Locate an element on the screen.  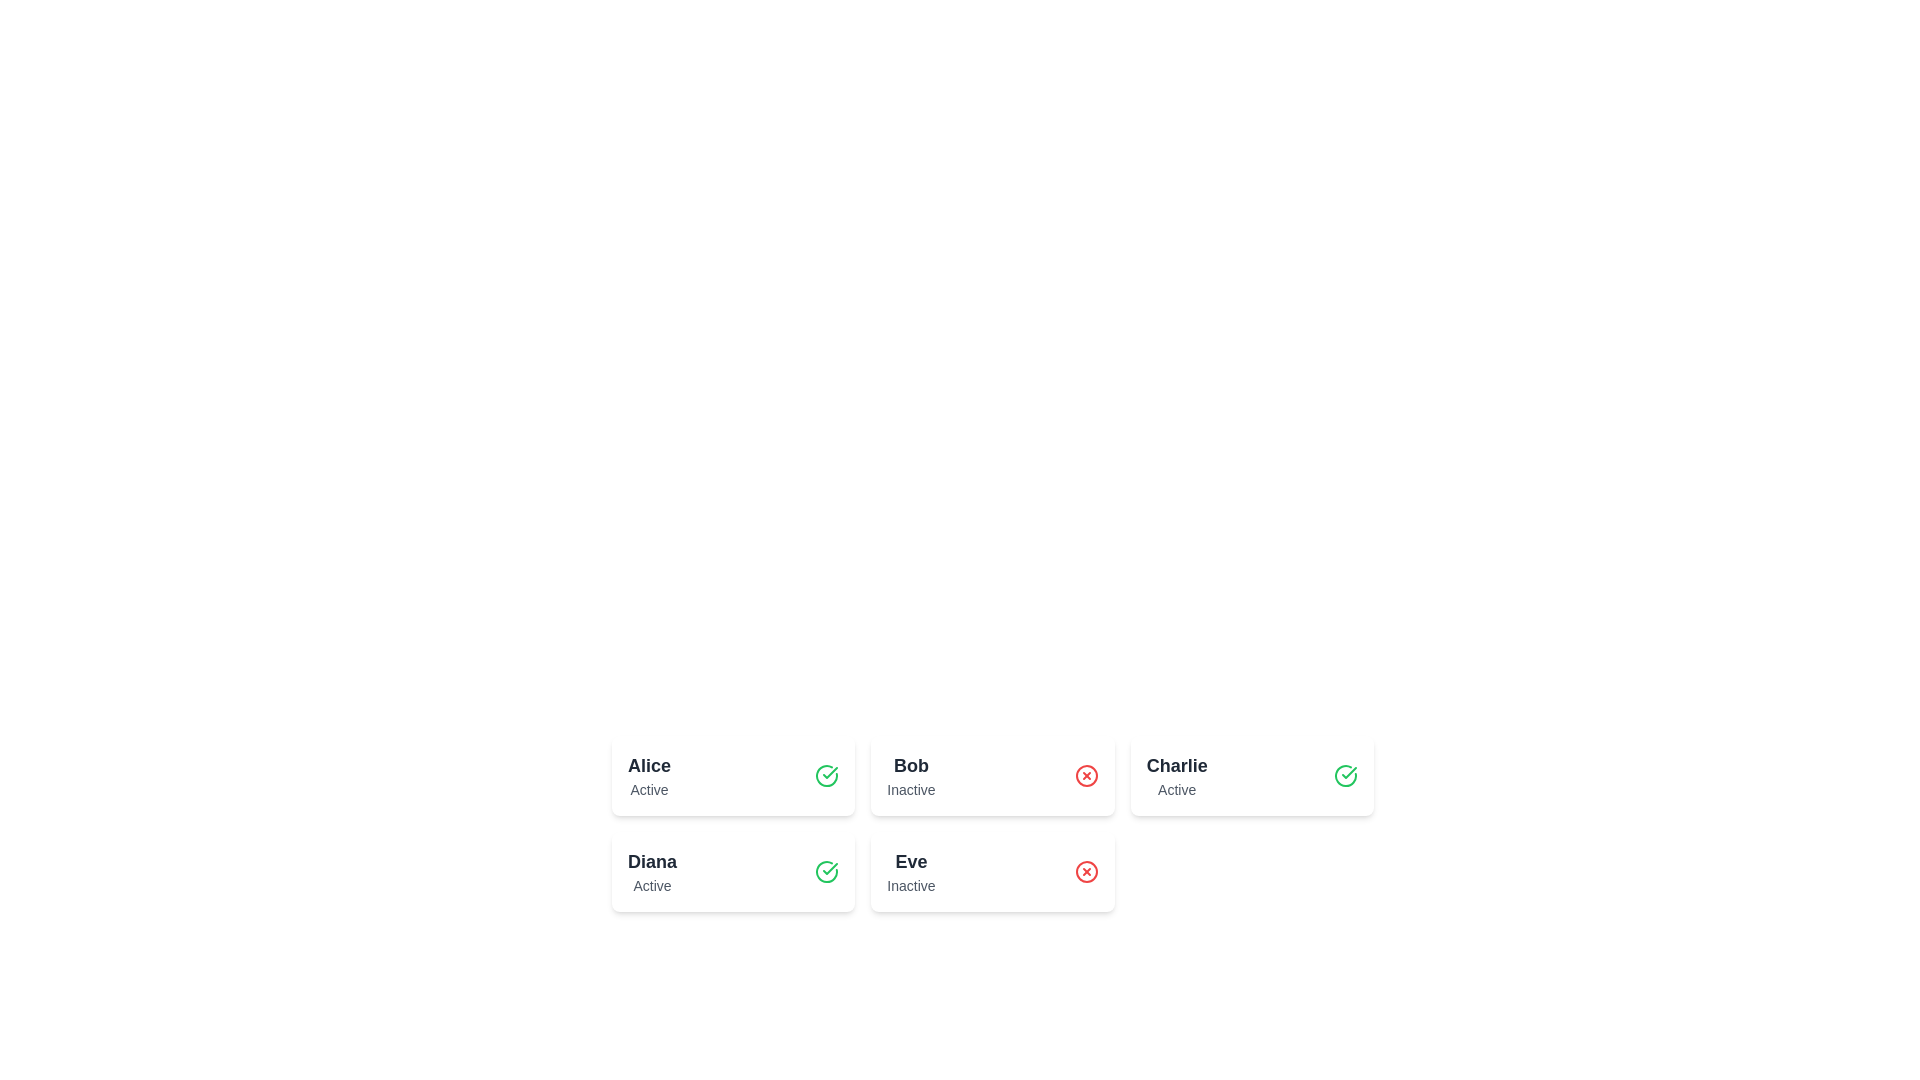
the green checkmark icon indicating success, located in the top-right corner of the 'Charlie' box is located at coordinates (1349, 771).